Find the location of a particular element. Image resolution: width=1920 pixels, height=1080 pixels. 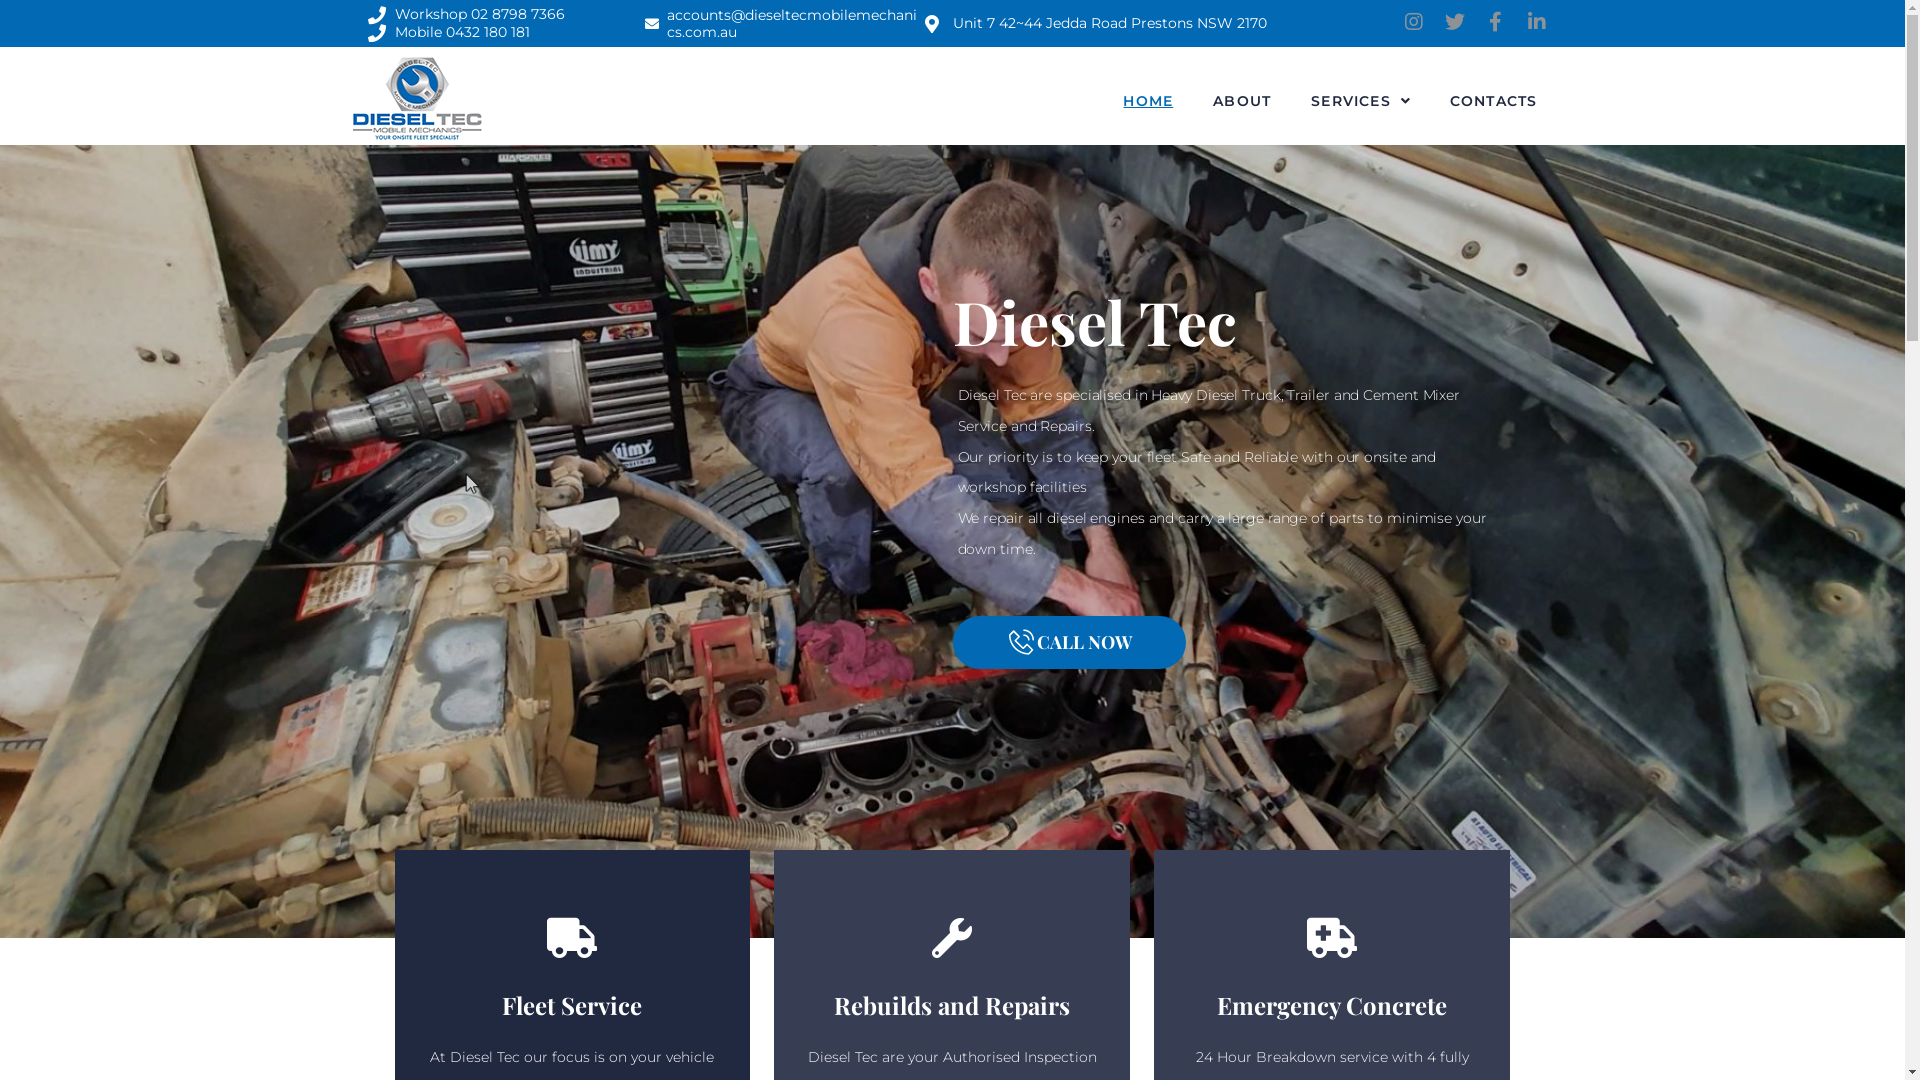

'Mobile 0432 180 181' is located at coordinates (368, 33).